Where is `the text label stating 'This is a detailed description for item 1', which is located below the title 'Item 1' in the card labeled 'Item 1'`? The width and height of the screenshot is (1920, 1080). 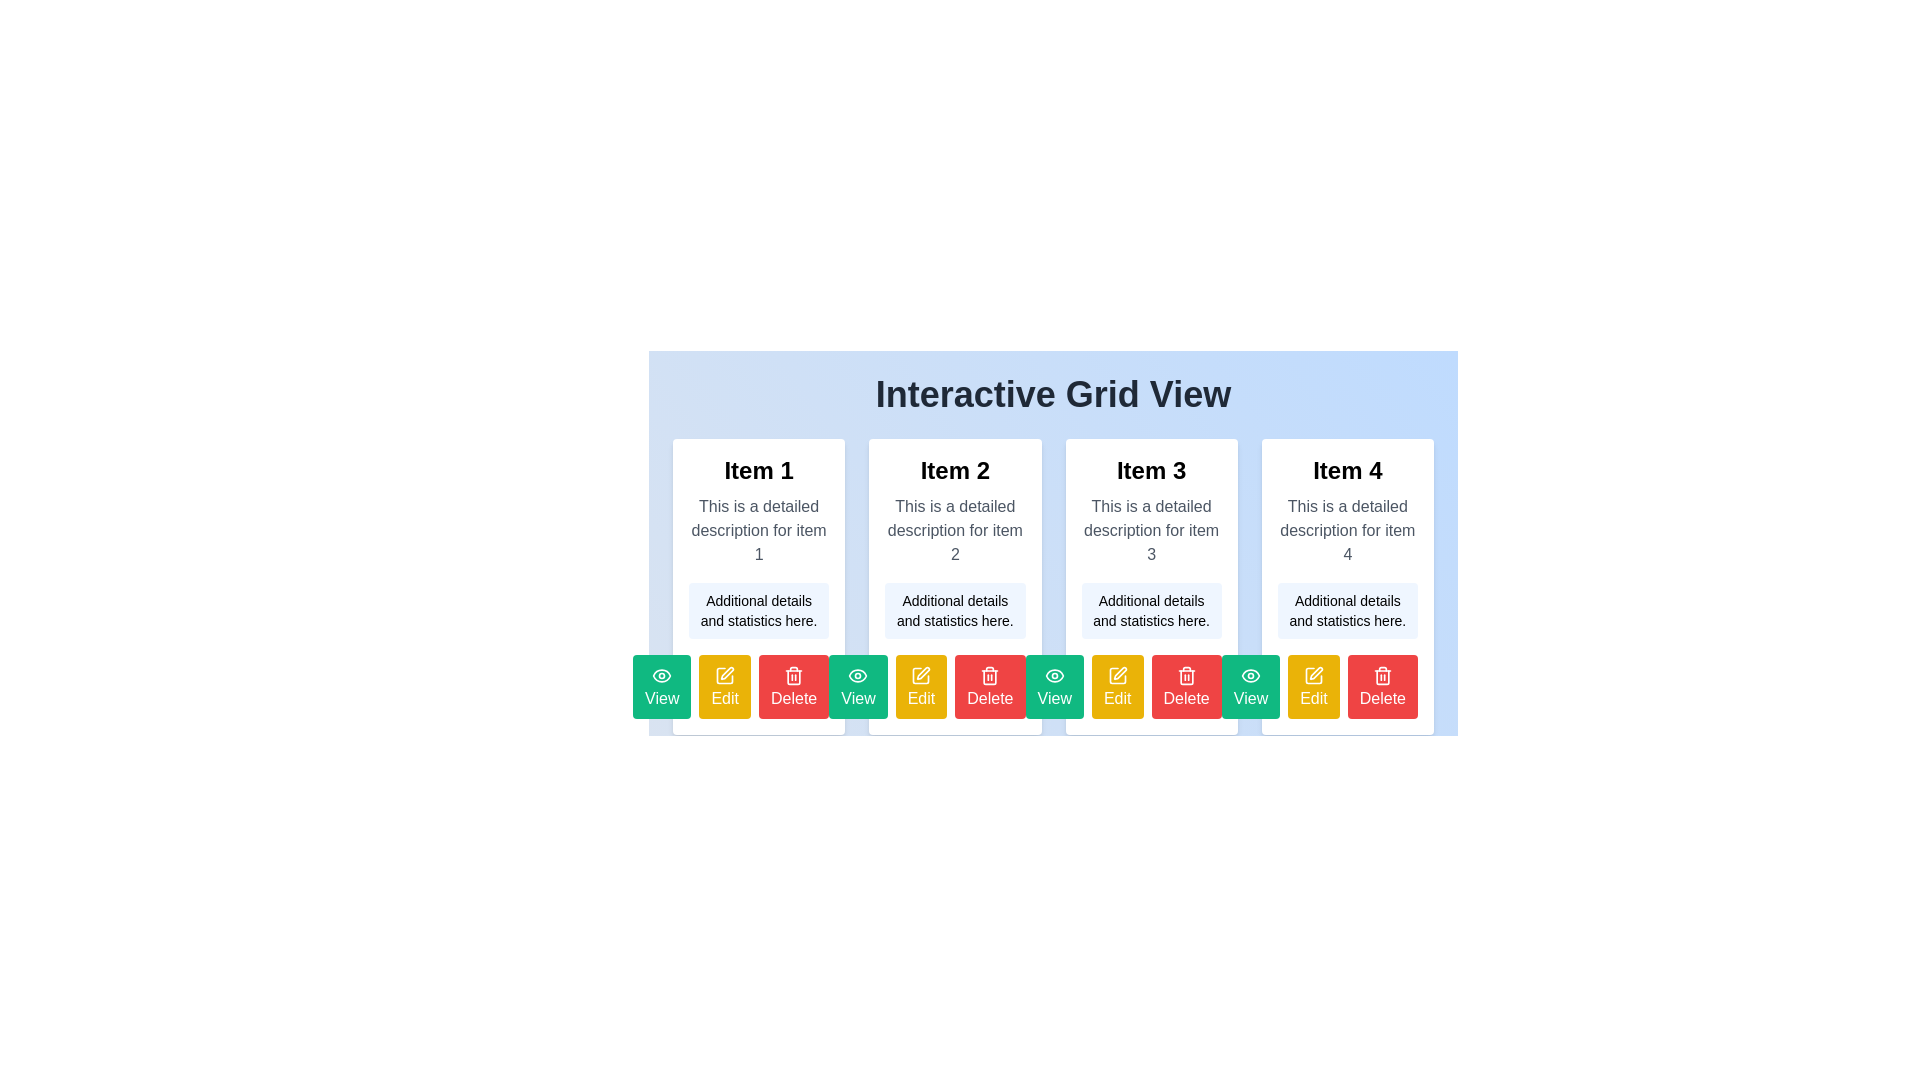
the text label stating 'This is a detailed description for item 1', which is located below the title 'Item 1' in the card labeled 'Item 1' is located at coordinates (758, 530).